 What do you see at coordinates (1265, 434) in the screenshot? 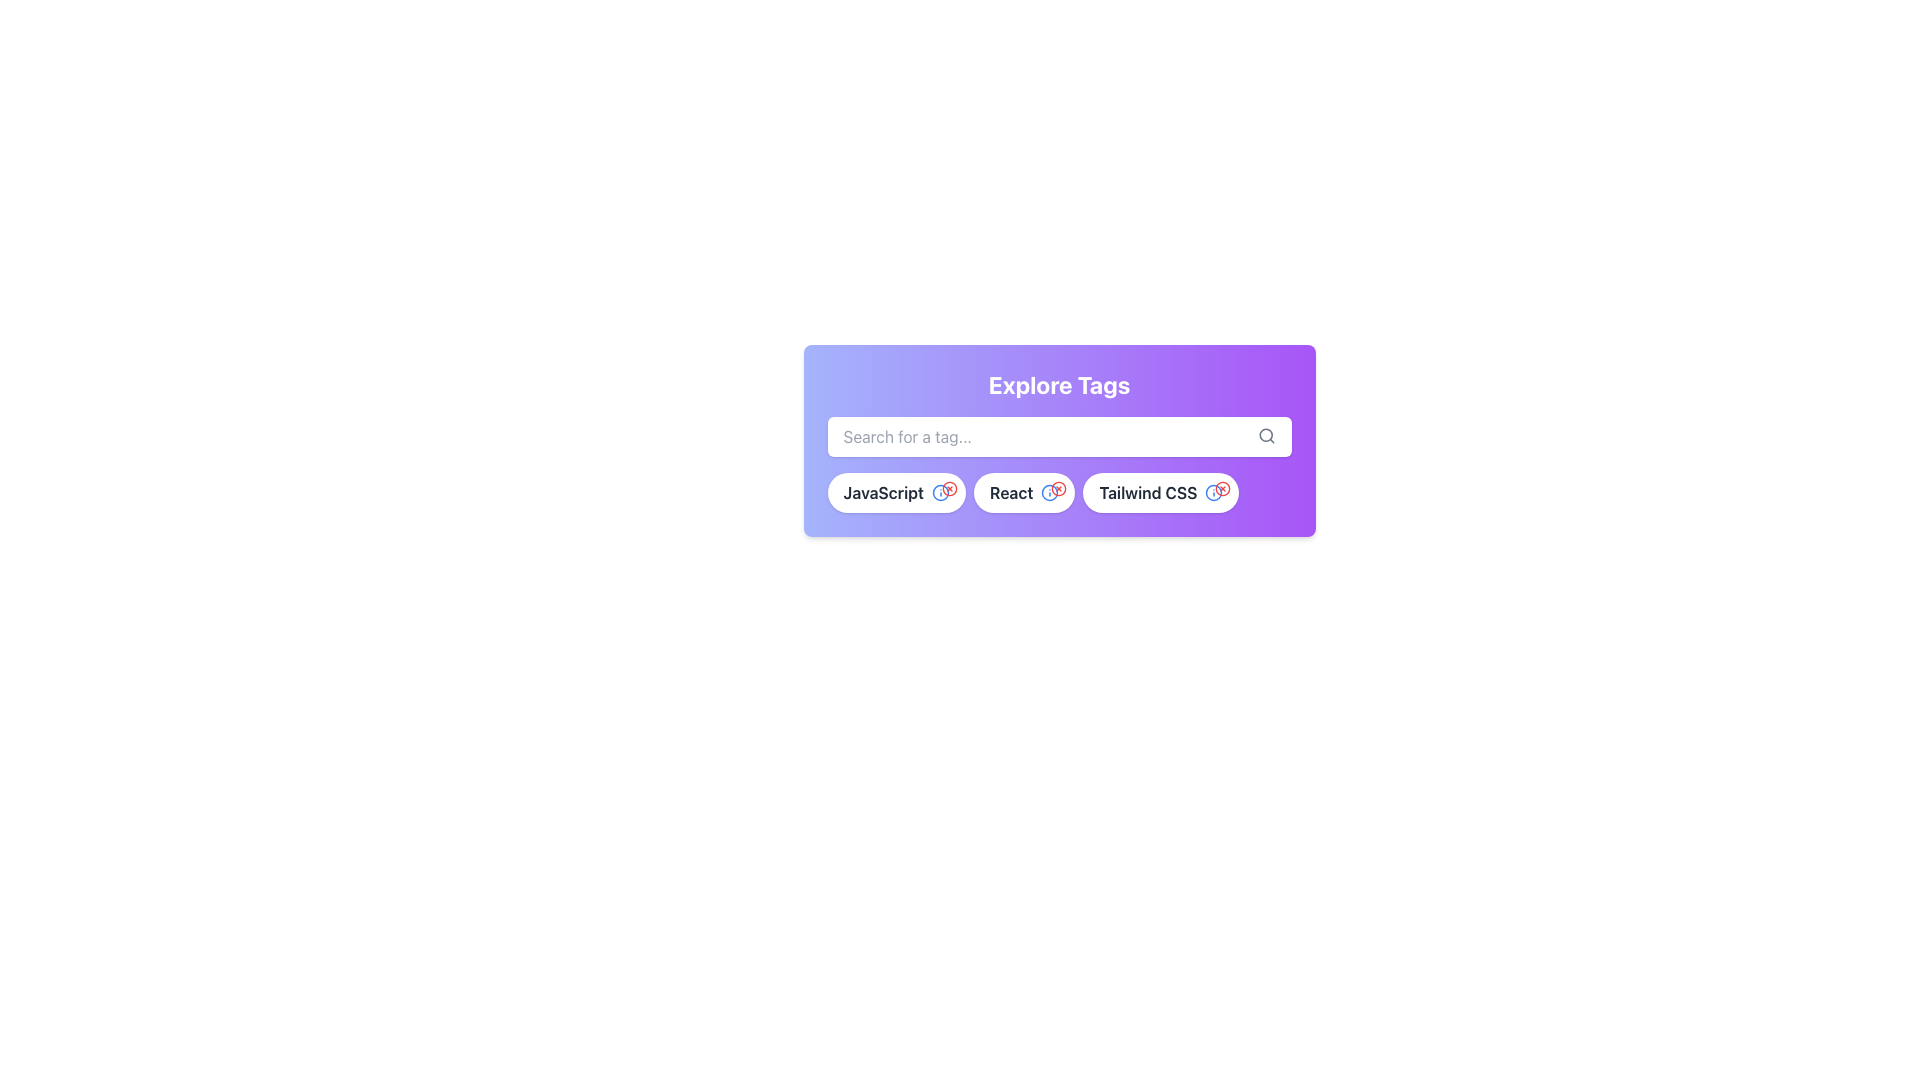
I see `the search icon located in the top-right corner of the text input field with the placeholder 'Search for a tag...' to initiate a search` at bounding box center [1265, 434].